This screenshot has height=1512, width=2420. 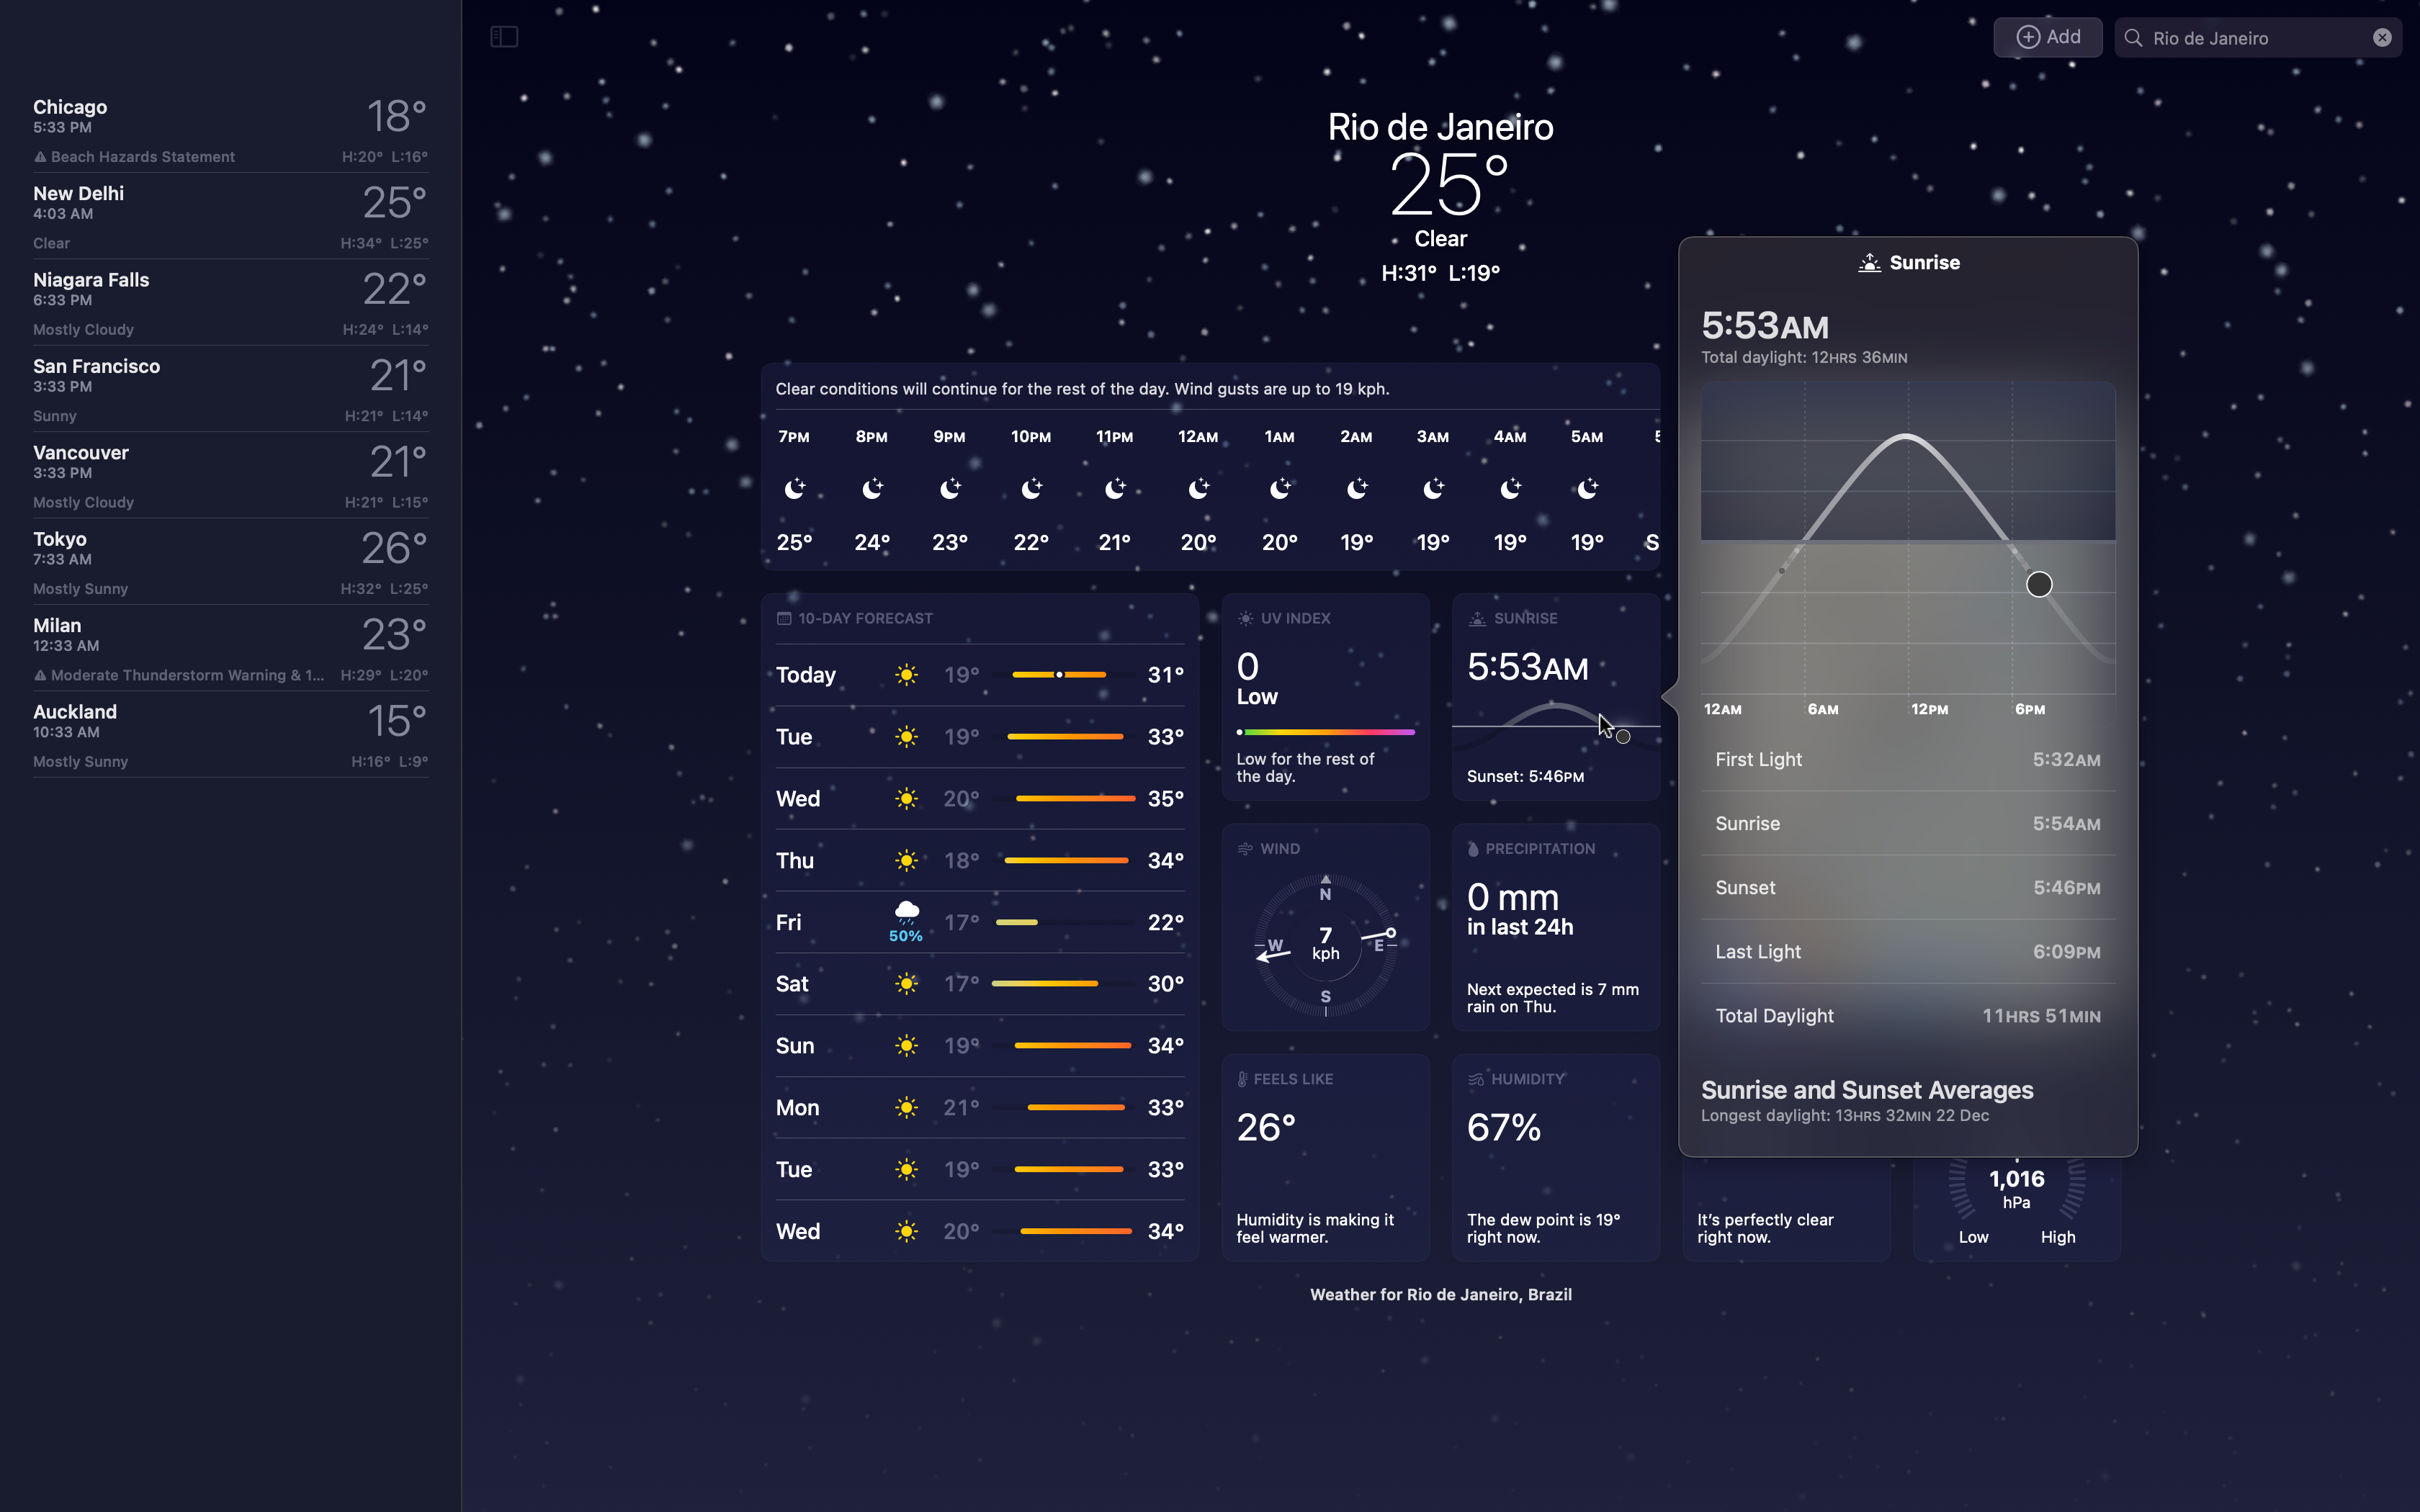 I want to click on Terminate the search for Rio"s weather report, so click(x=2381, y=37).